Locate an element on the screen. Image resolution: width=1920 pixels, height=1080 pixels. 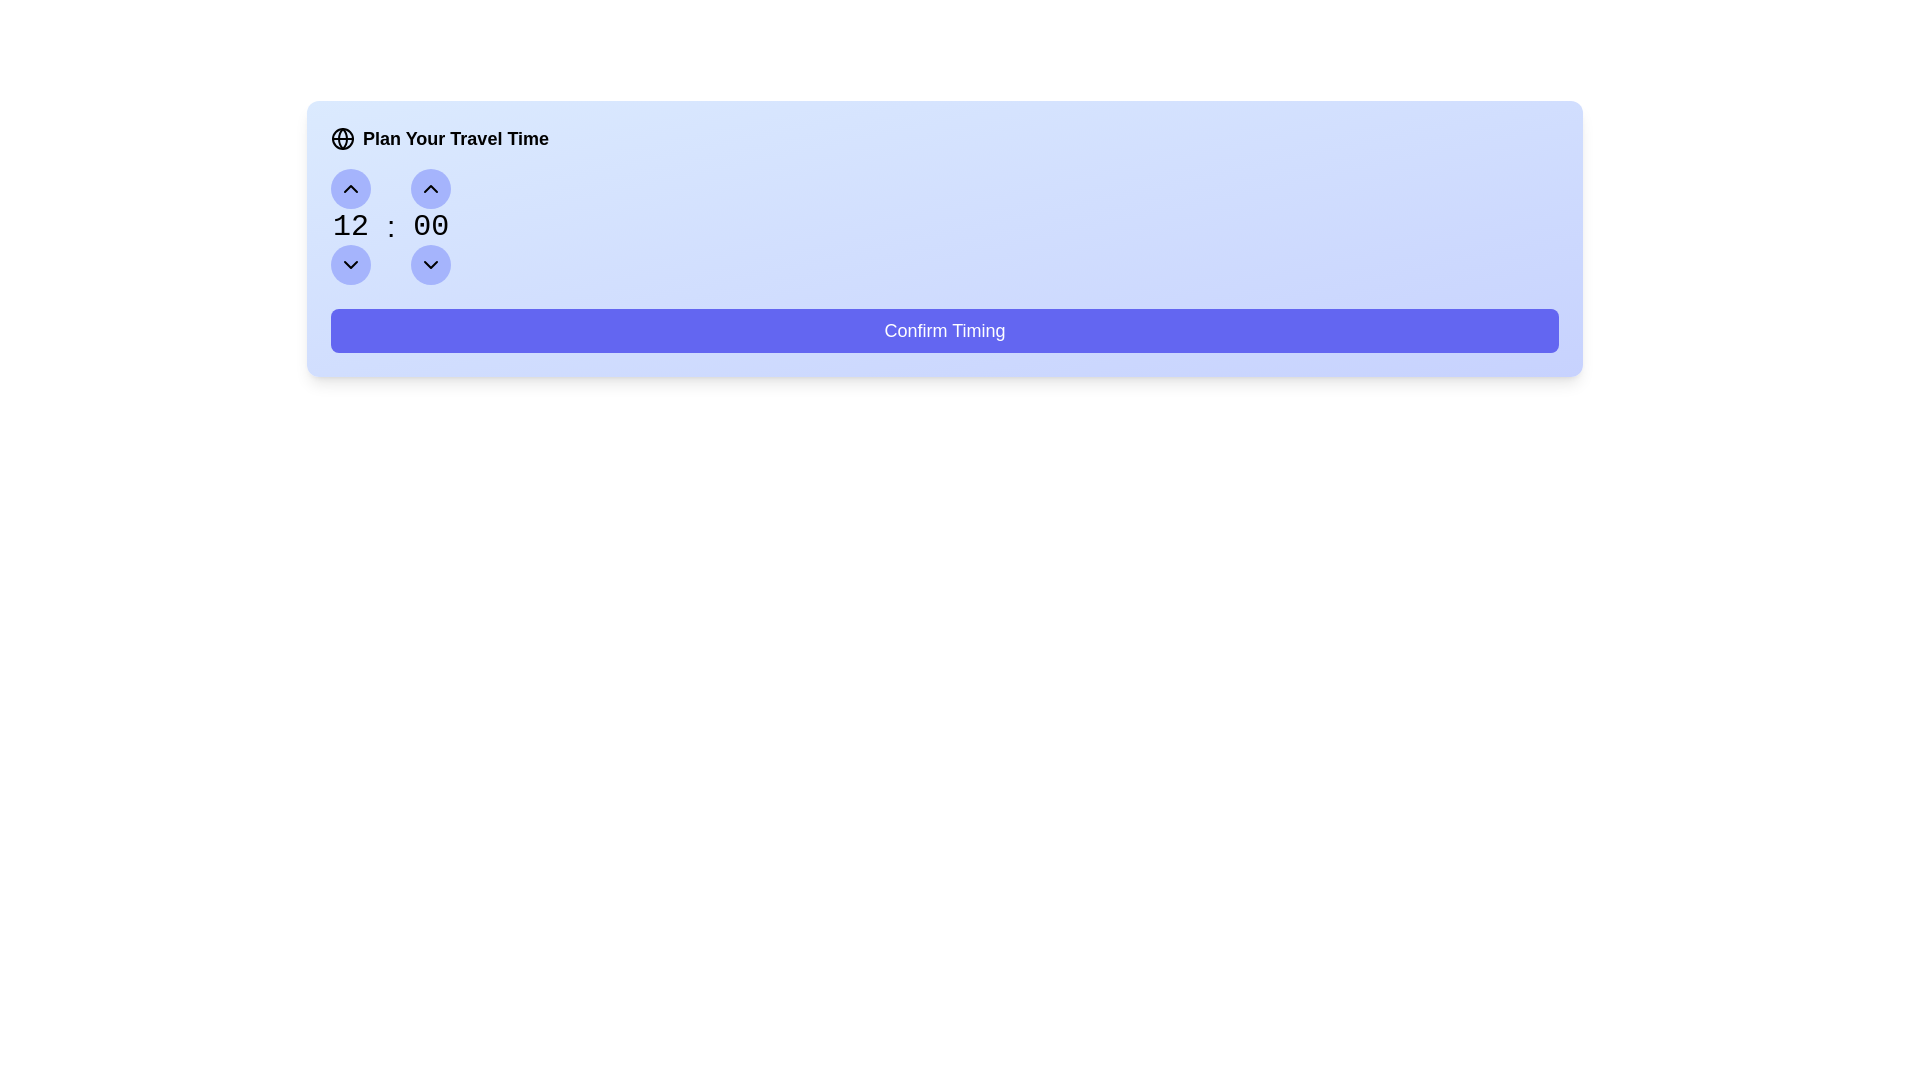
the button that increments the hour value, positioned above the '12' value display in the hour selection section is located at coordinates (350, 189).